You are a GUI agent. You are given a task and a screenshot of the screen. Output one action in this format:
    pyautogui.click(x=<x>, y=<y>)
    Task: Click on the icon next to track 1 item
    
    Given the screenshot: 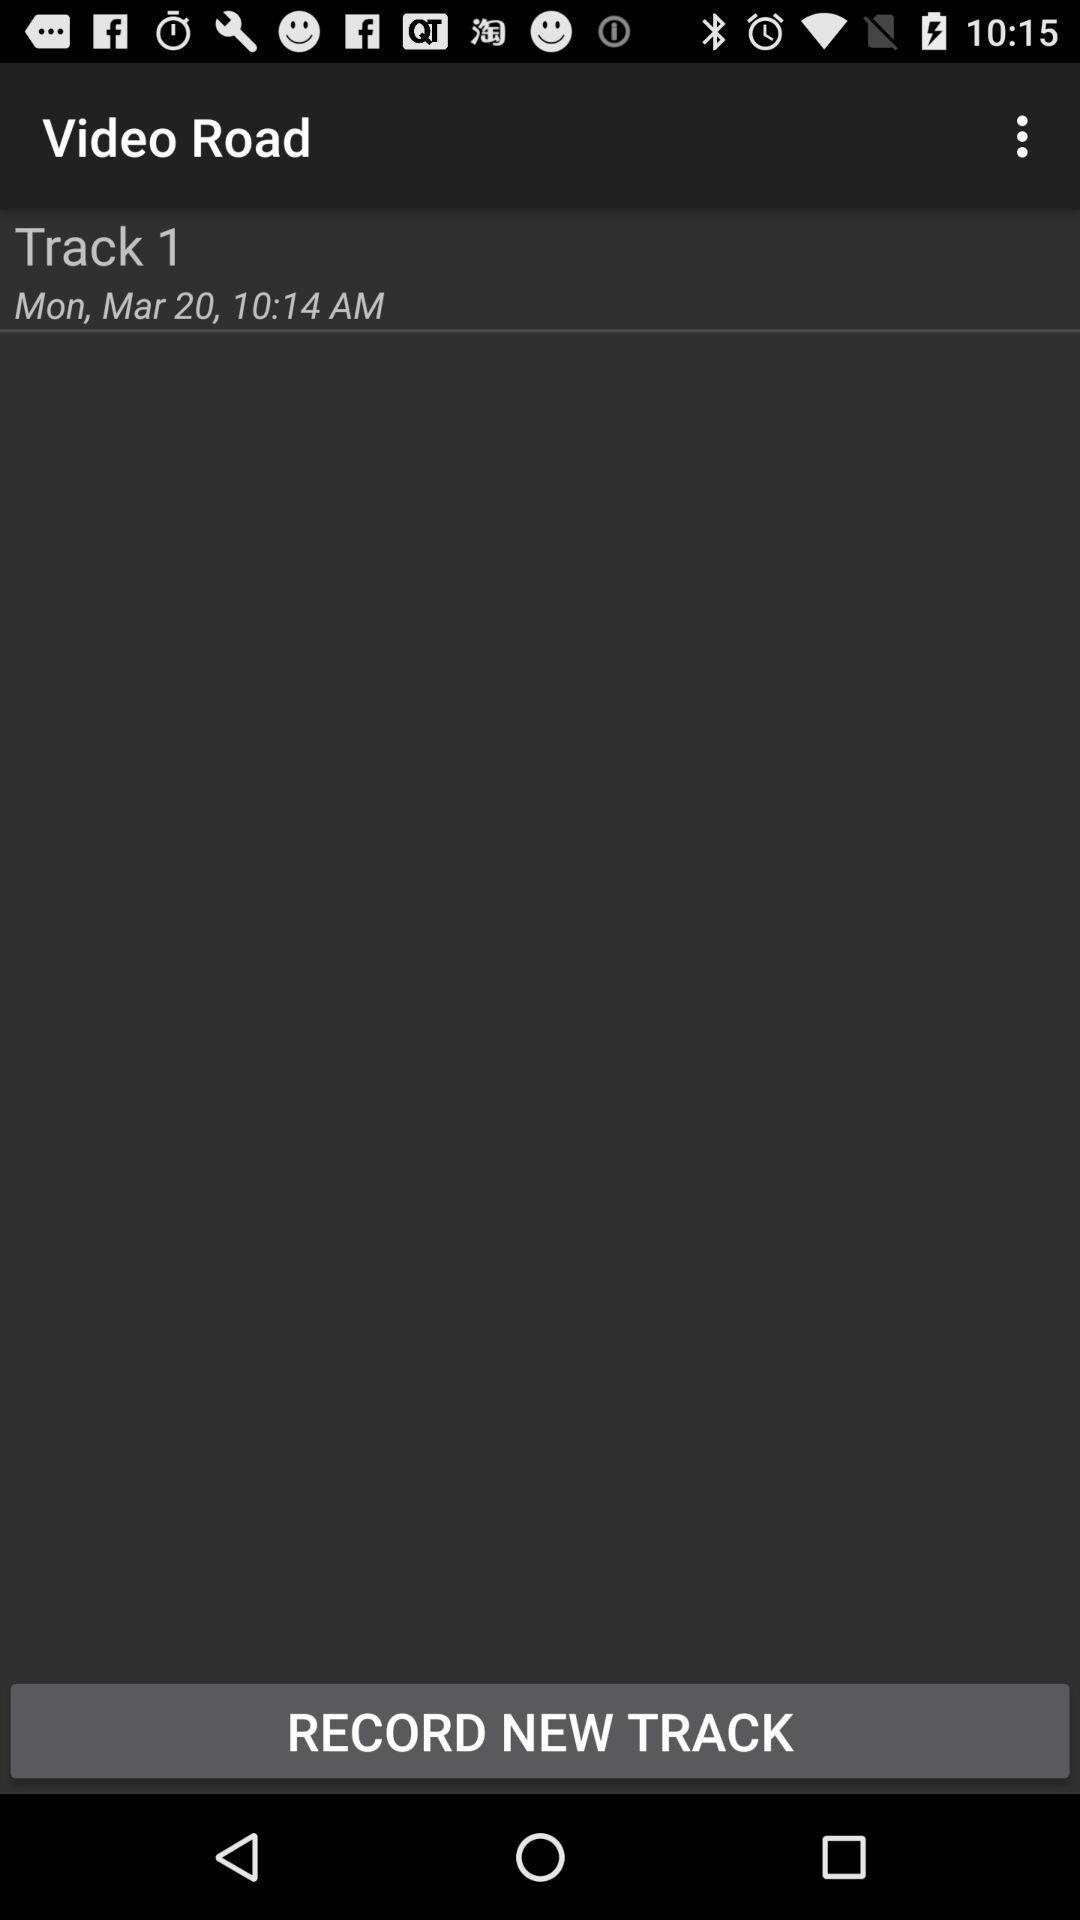 What is the action you would take?
    pyautogui.click(x=0, y=210)
    